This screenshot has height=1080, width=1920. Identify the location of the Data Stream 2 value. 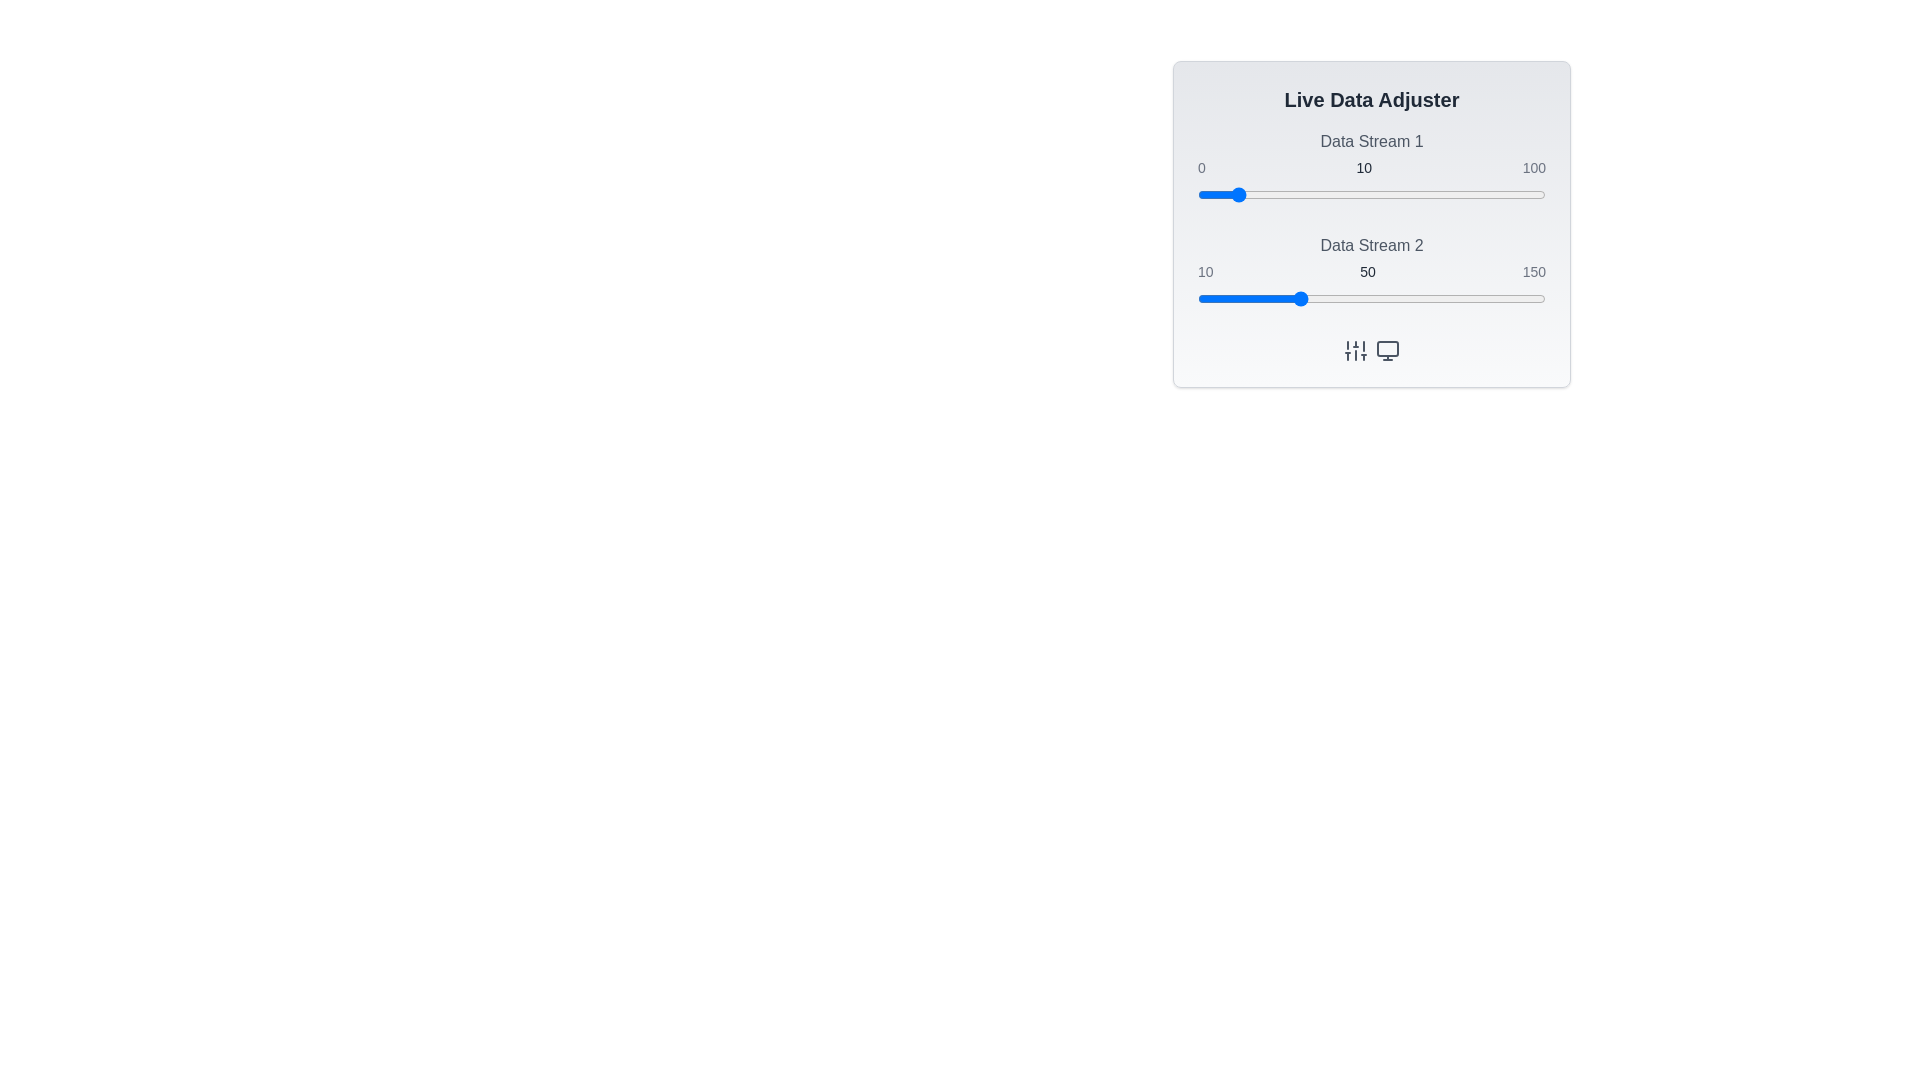
(1319, 299).